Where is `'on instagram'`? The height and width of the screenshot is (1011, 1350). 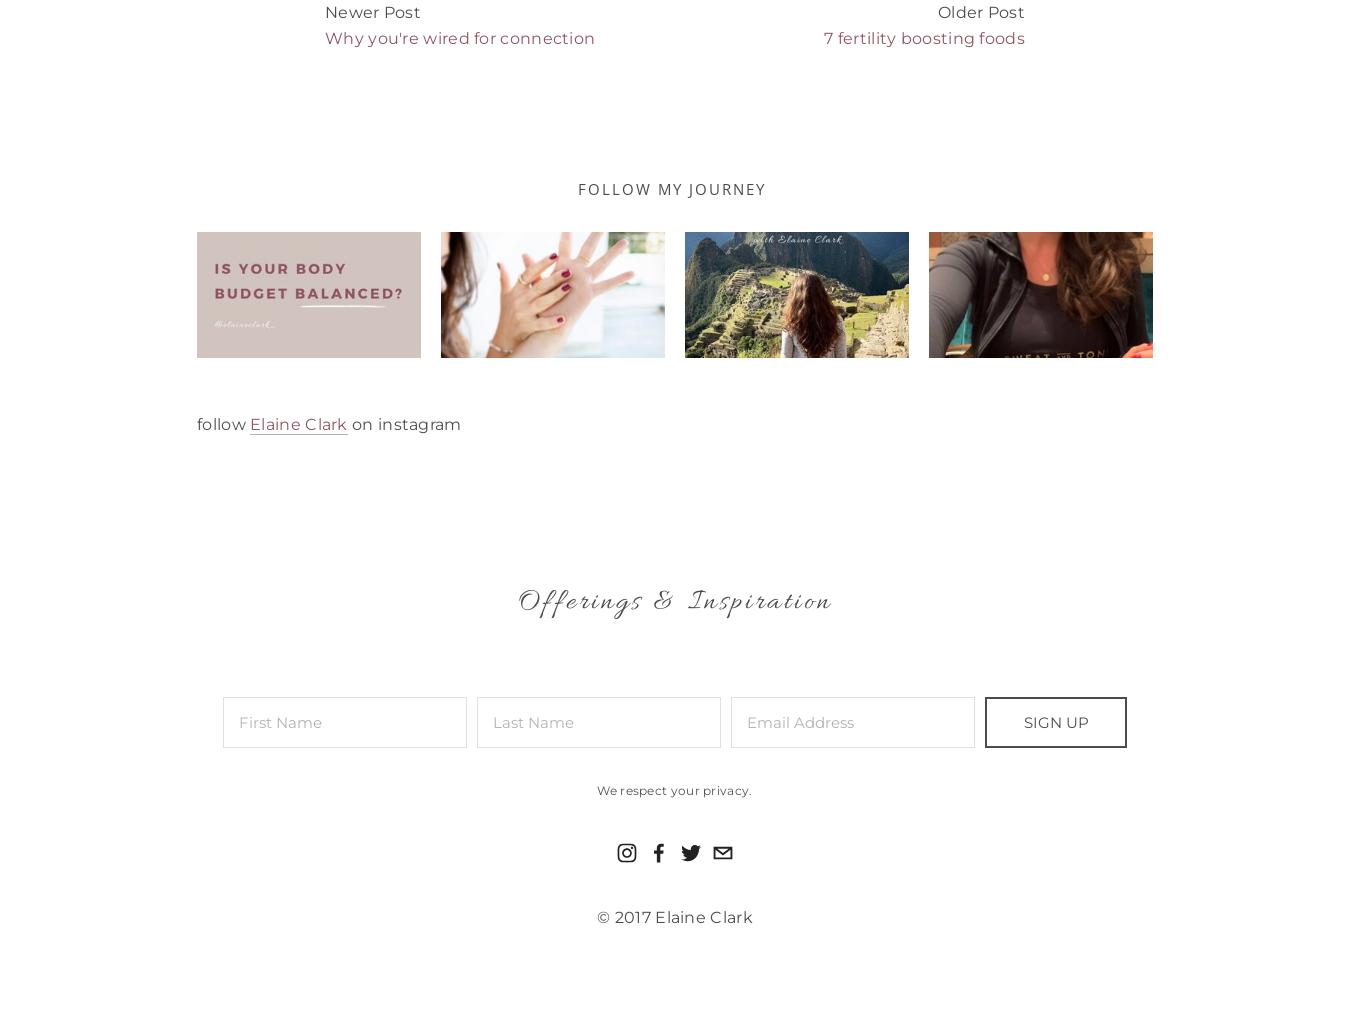
'on instagram' is located at coordinates (404, 422).